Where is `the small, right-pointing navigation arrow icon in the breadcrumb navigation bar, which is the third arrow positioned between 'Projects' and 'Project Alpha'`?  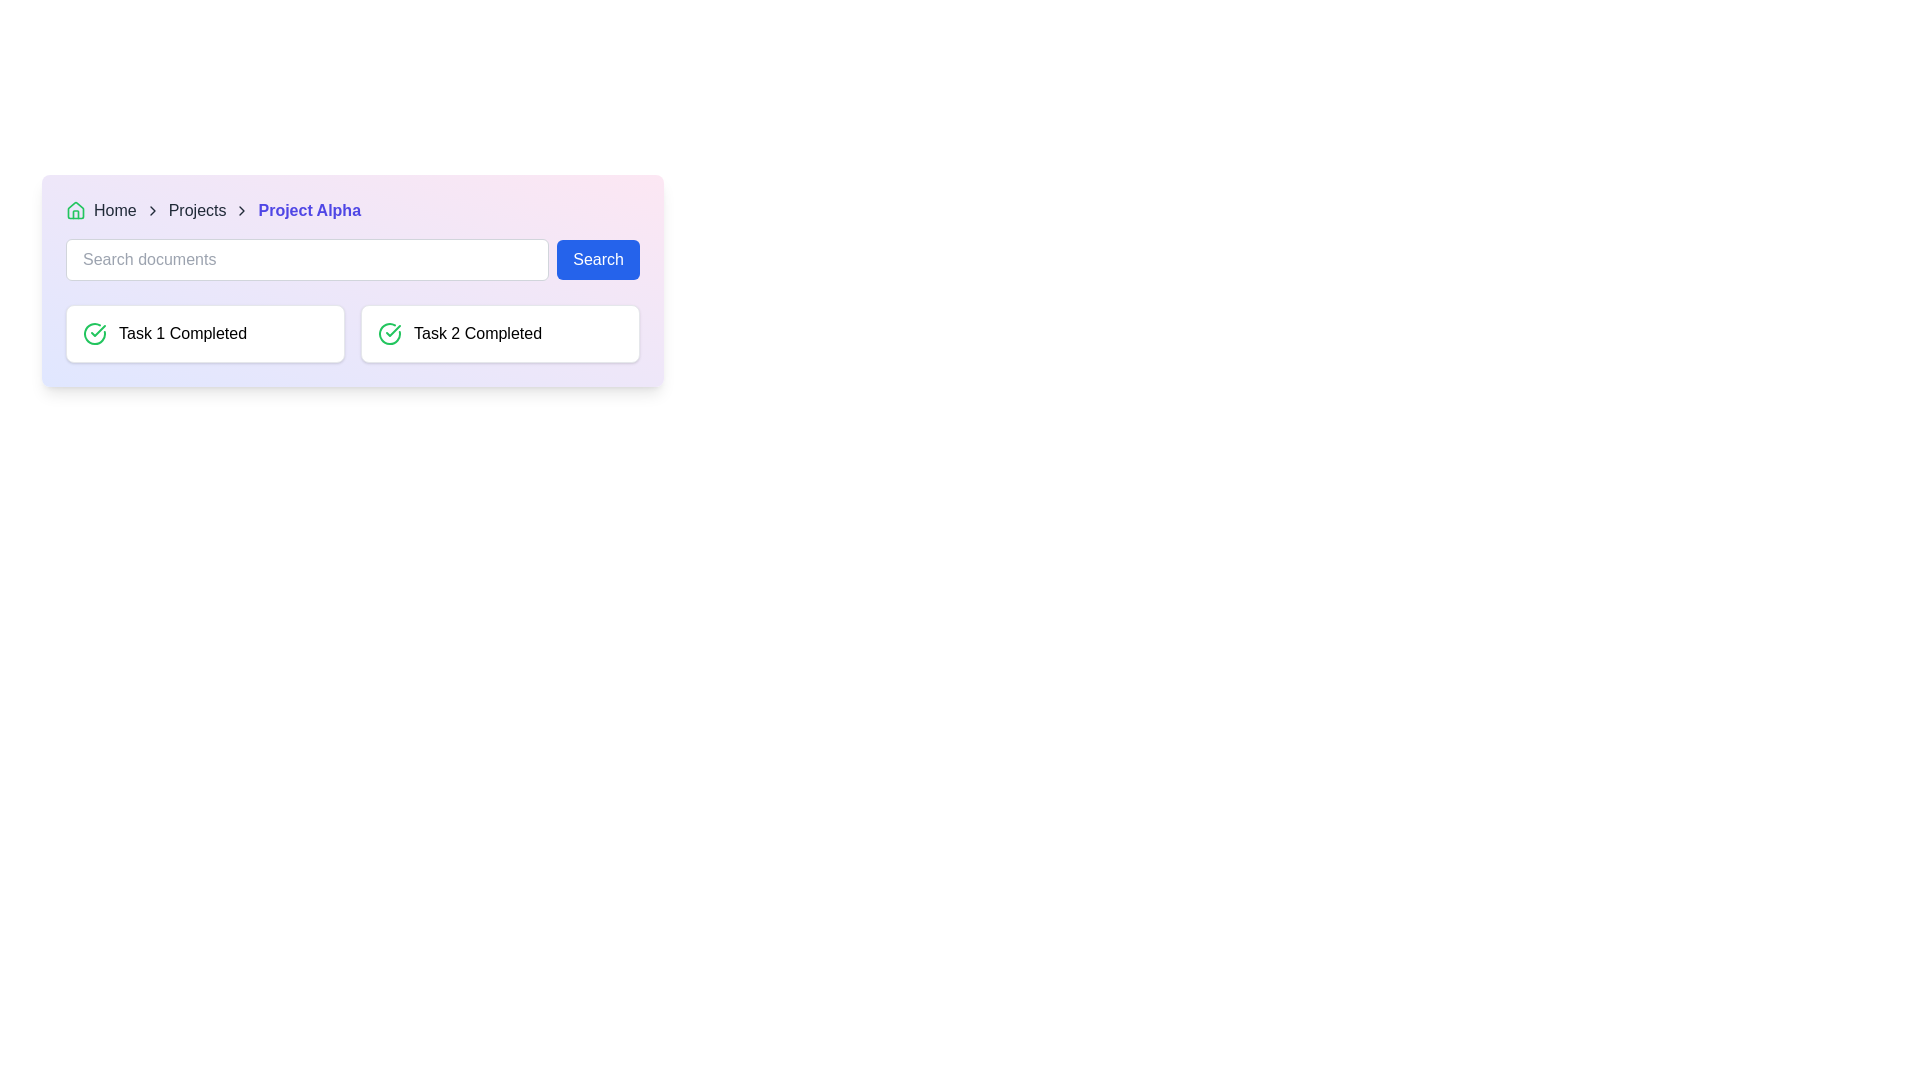 the small, right-pointing navigation arrow icon in the breadcrumb navigation bar, which is the third arrow positioned between 'Projects' and 'Project Alpha' is located at coordinates (241, 211).